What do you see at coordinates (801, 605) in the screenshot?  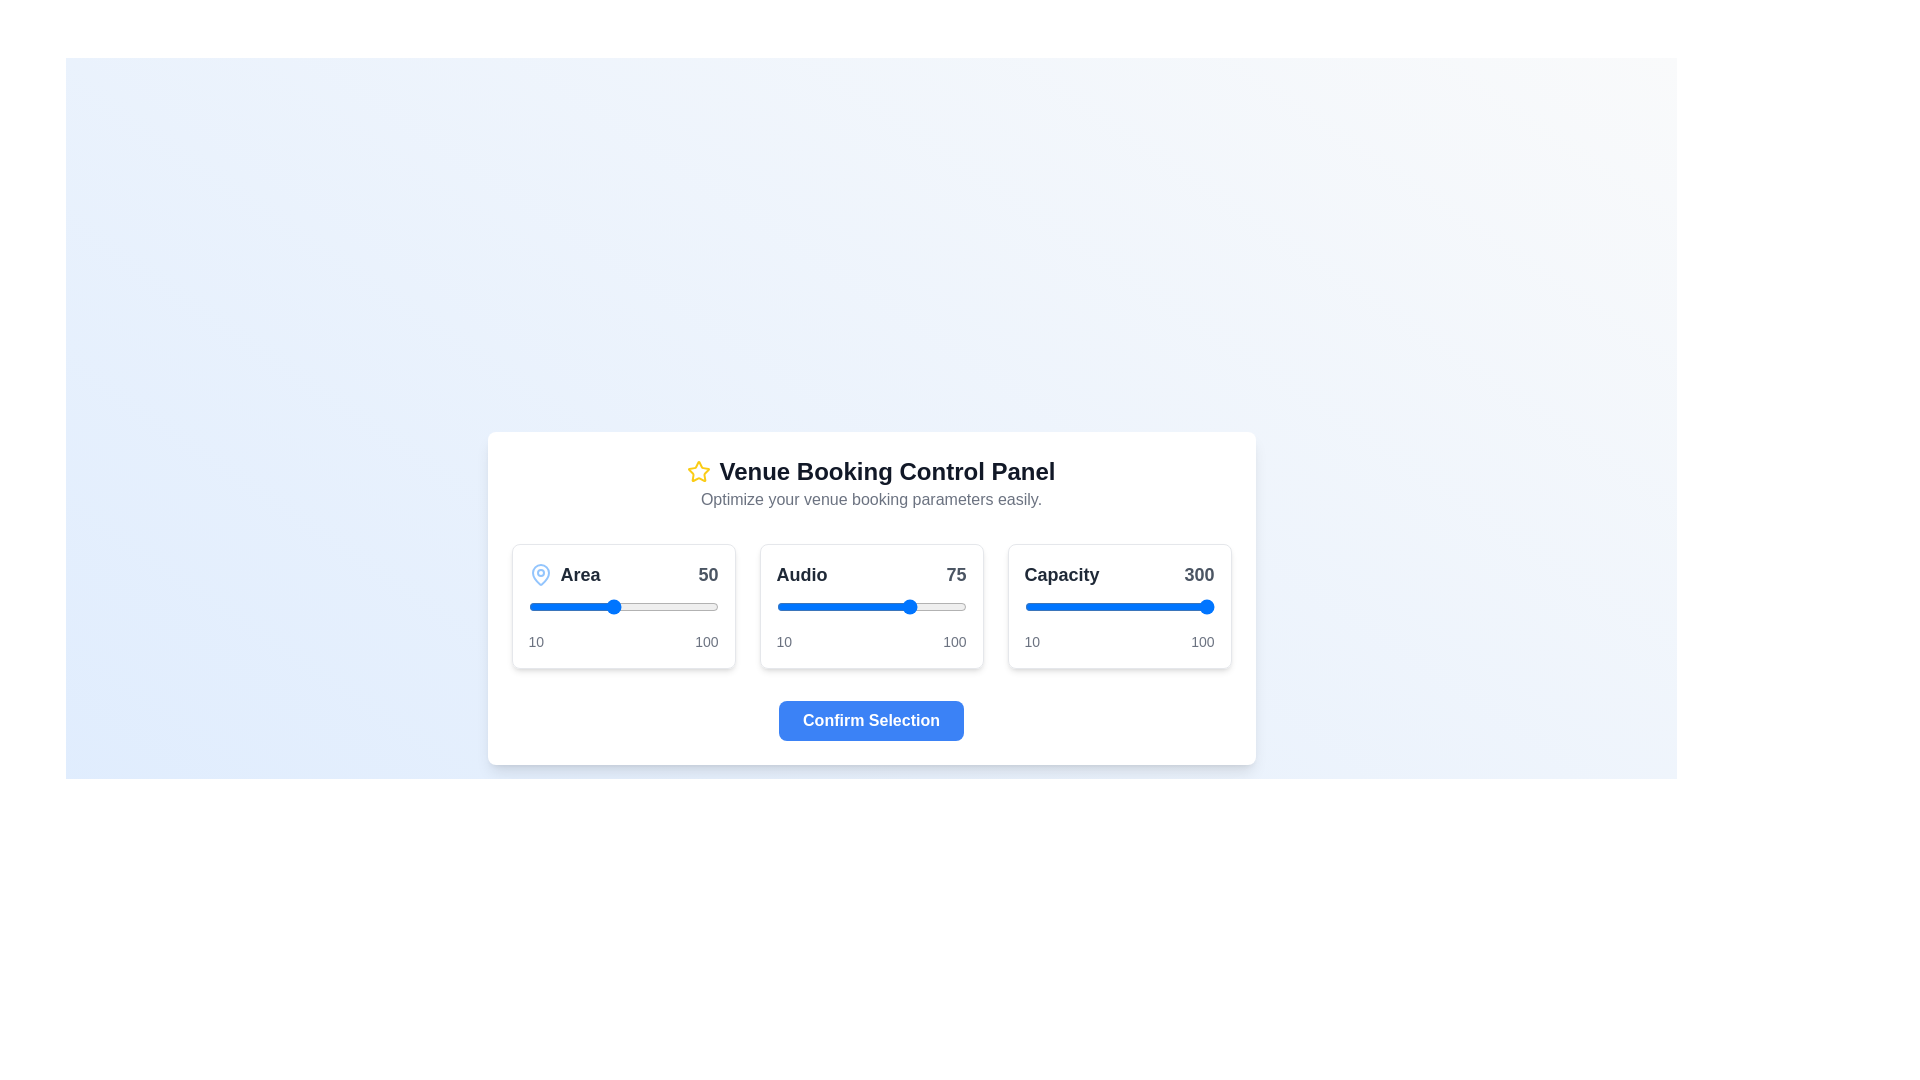 I see `the audio level` at bounding box center [801, 605].